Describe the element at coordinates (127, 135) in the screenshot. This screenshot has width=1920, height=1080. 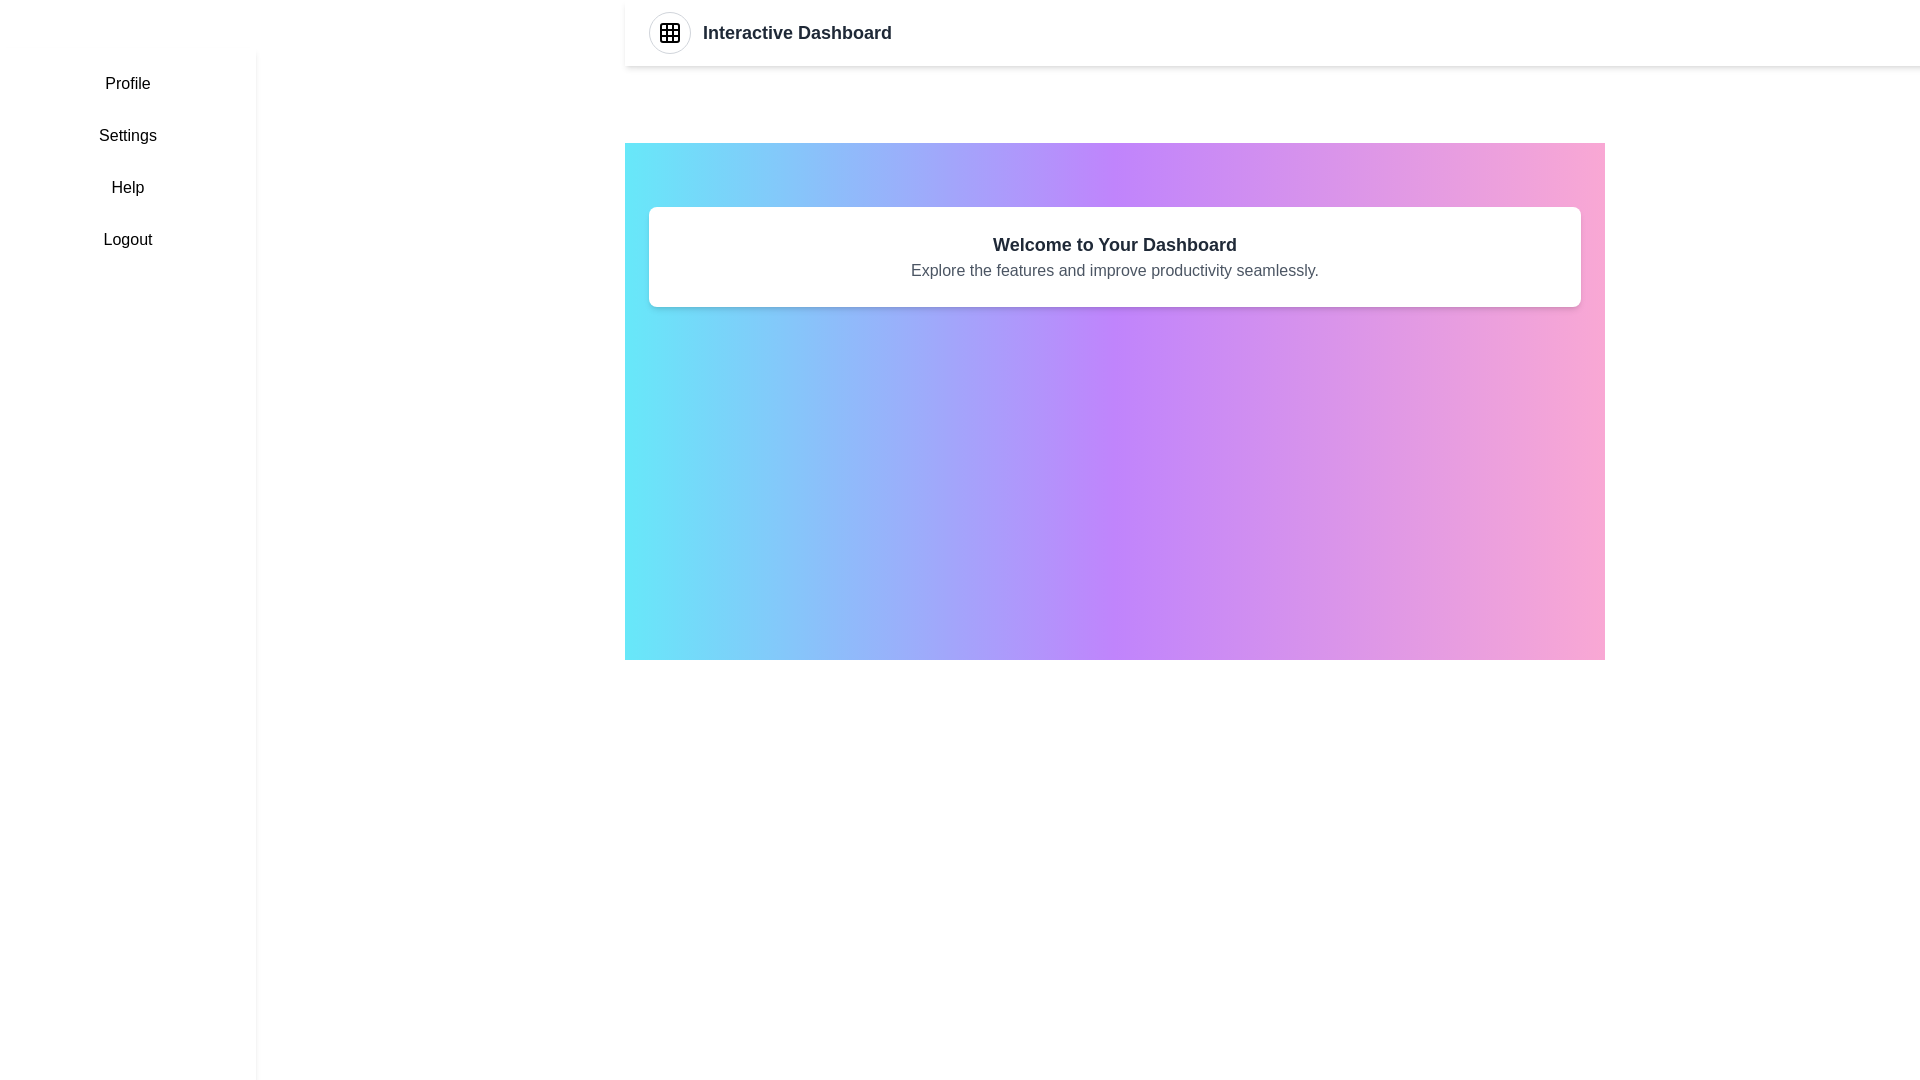
I see `the sidebar menu item labeled Settings` at that location.